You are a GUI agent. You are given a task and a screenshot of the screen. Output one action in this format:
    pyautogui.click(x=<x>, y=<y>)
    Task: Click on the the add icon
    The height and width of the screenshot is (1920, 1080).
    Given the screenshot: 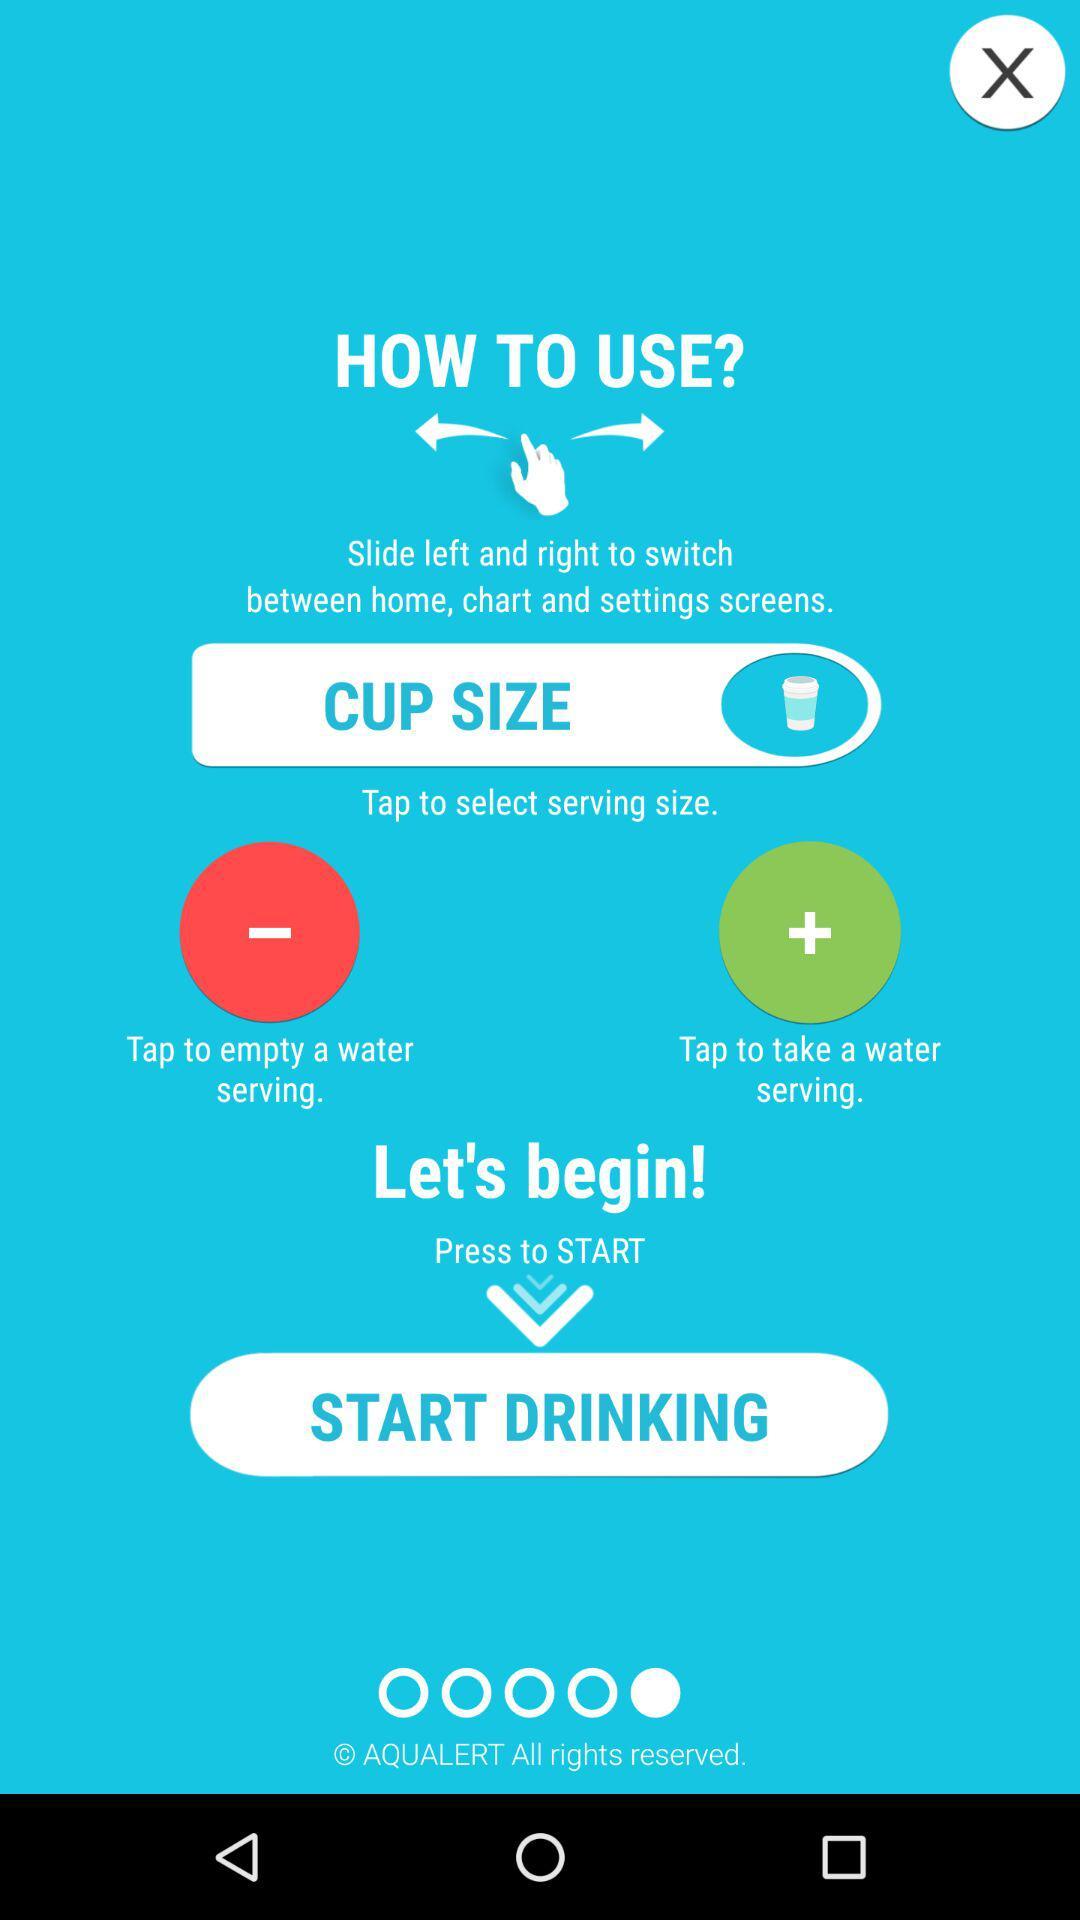 What is the action you would take?
    pyautogui.click(x=808, y=931)
    